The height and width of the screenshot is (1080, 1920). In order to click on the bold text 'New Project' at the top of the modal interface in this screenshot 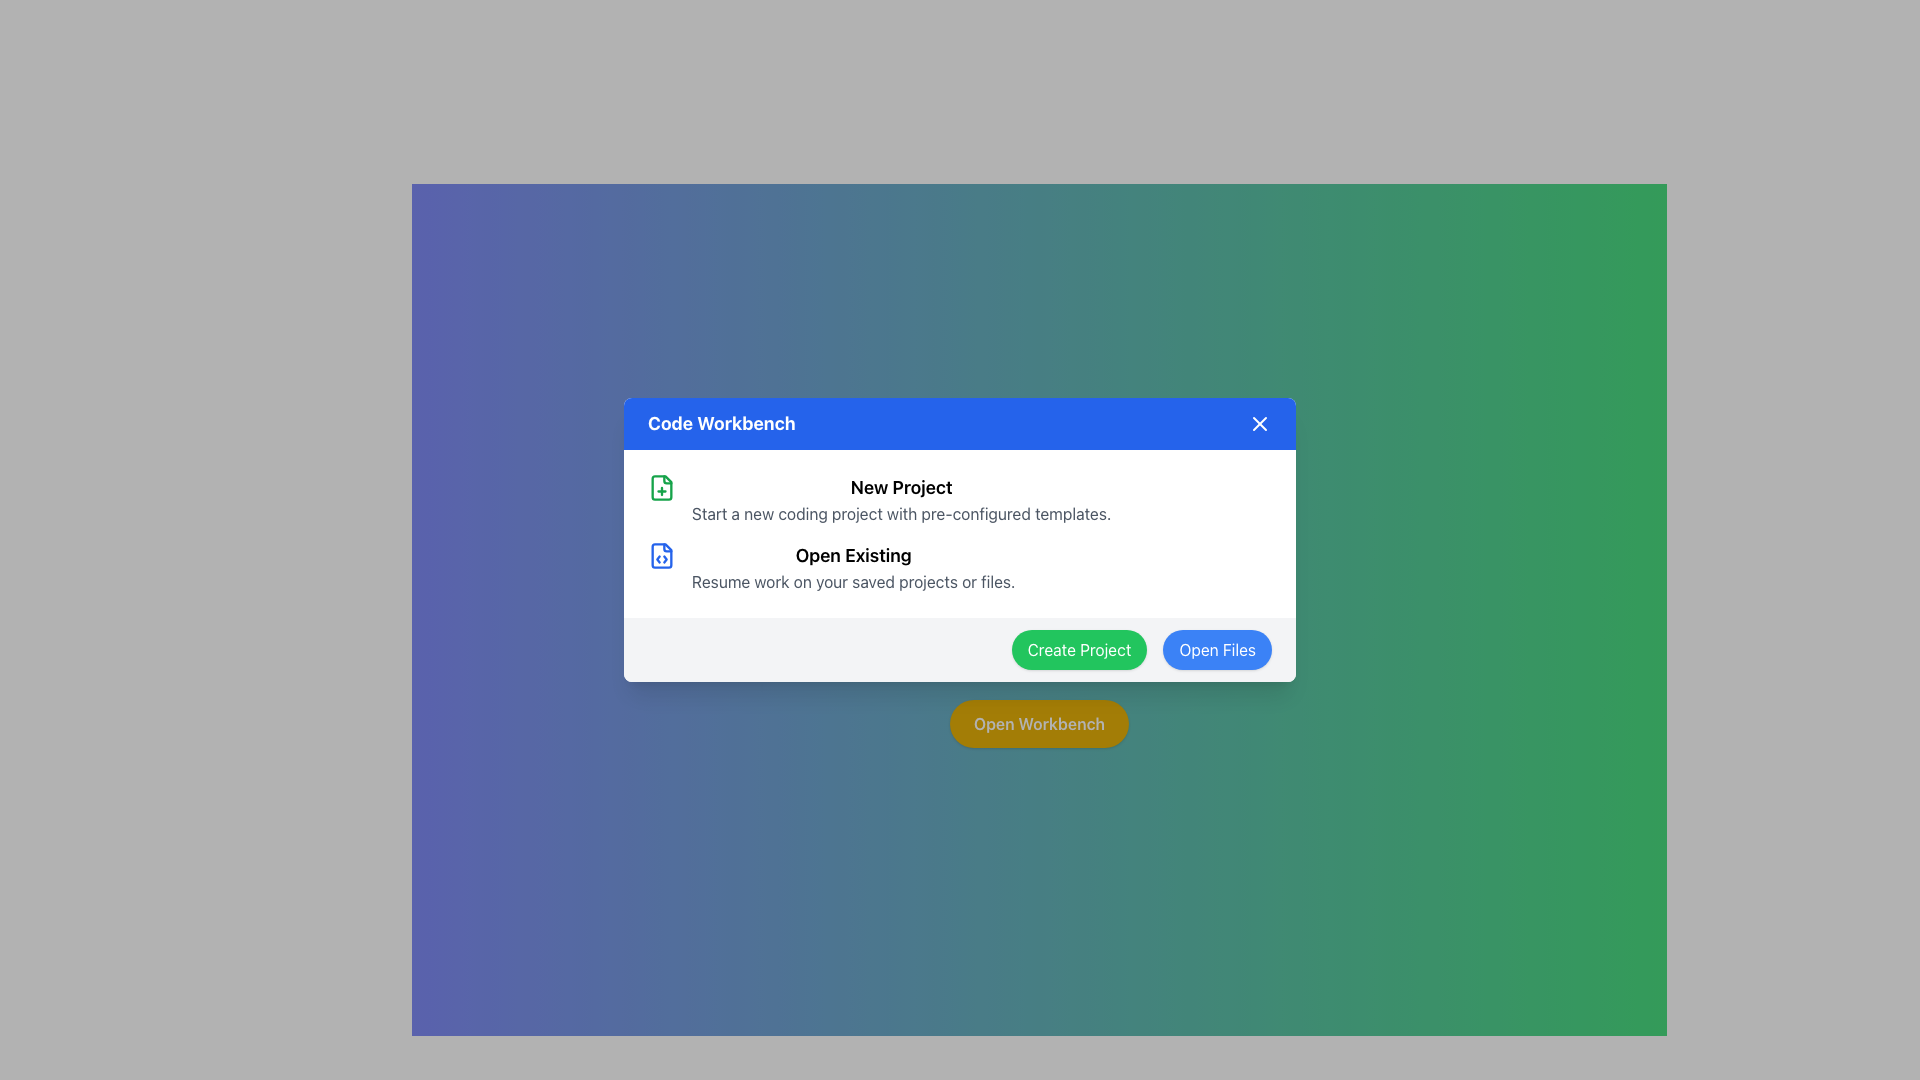, I will do `click(900, 488)`.